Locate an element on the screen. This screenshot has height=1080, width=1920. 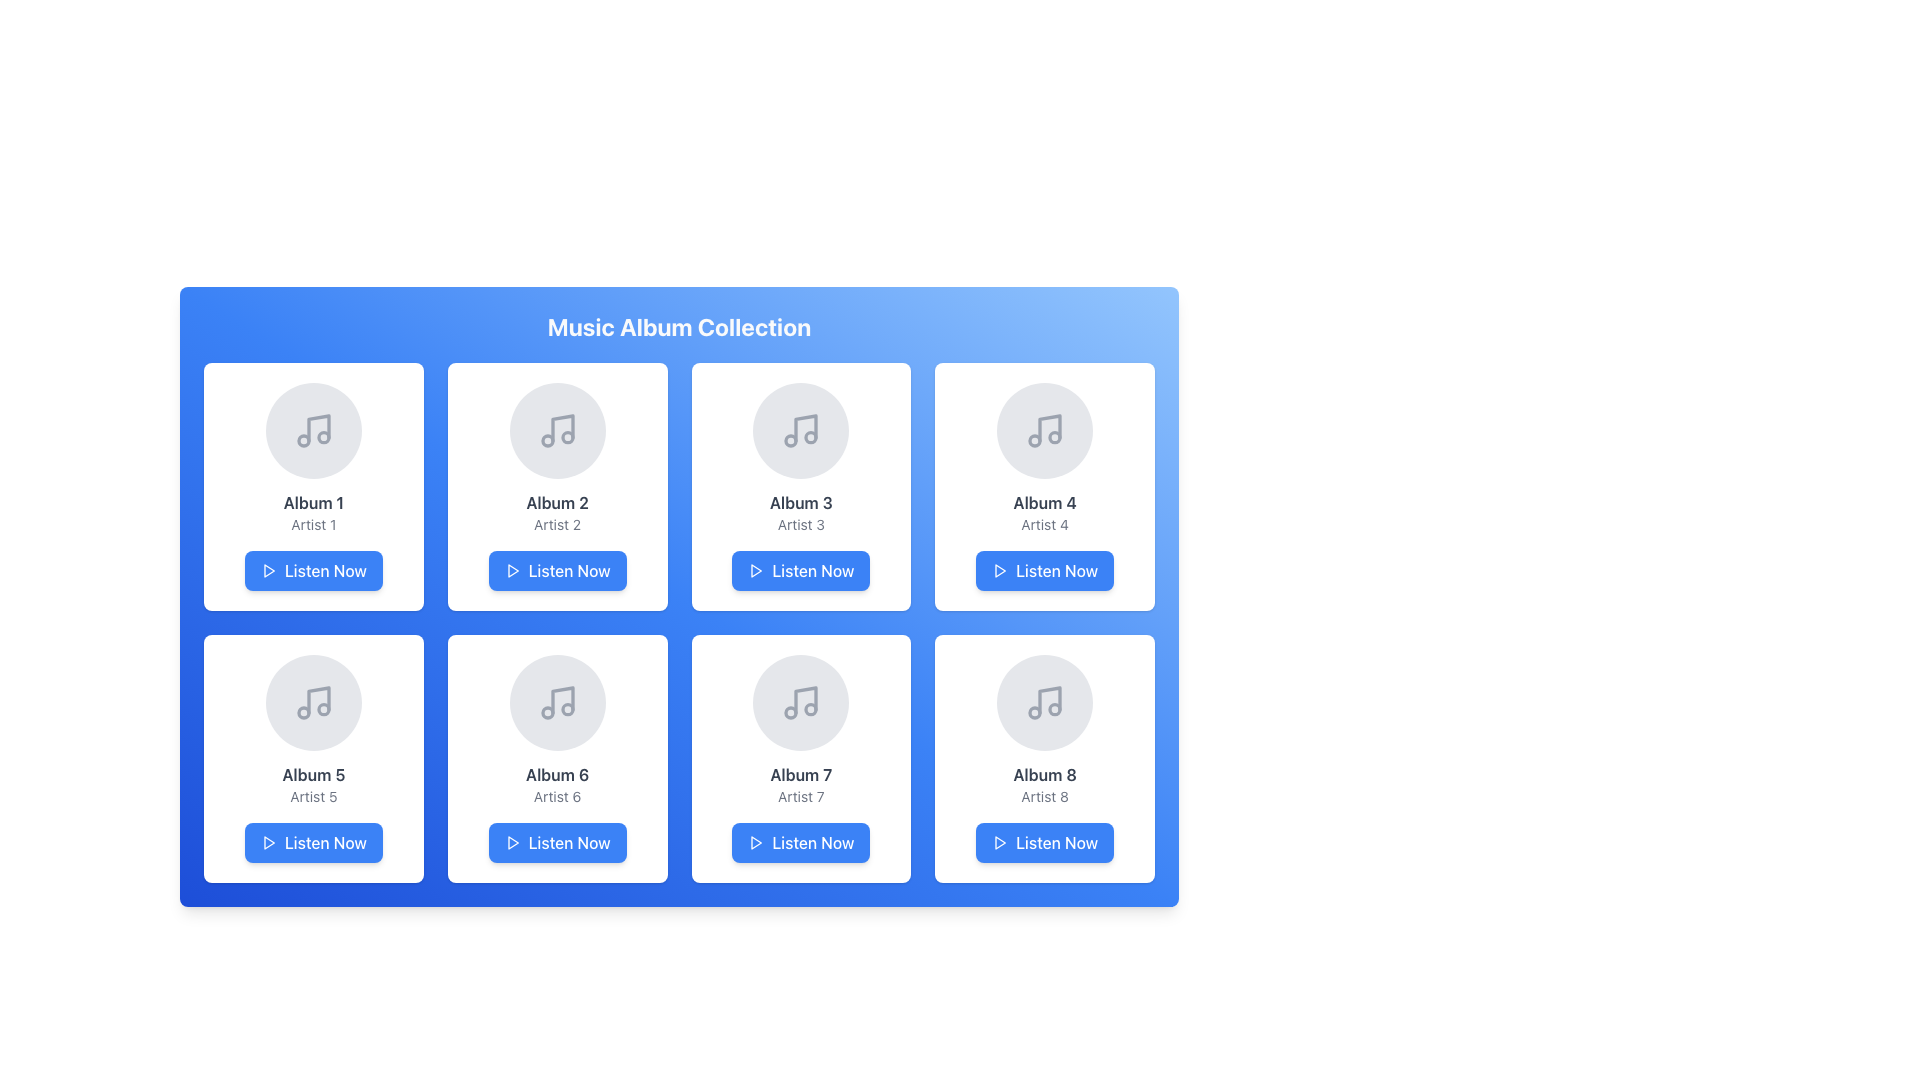
text 'Album 6' which is the title of the sixth card located in the second row and second column of the grid is located at coordinates (557, 774).